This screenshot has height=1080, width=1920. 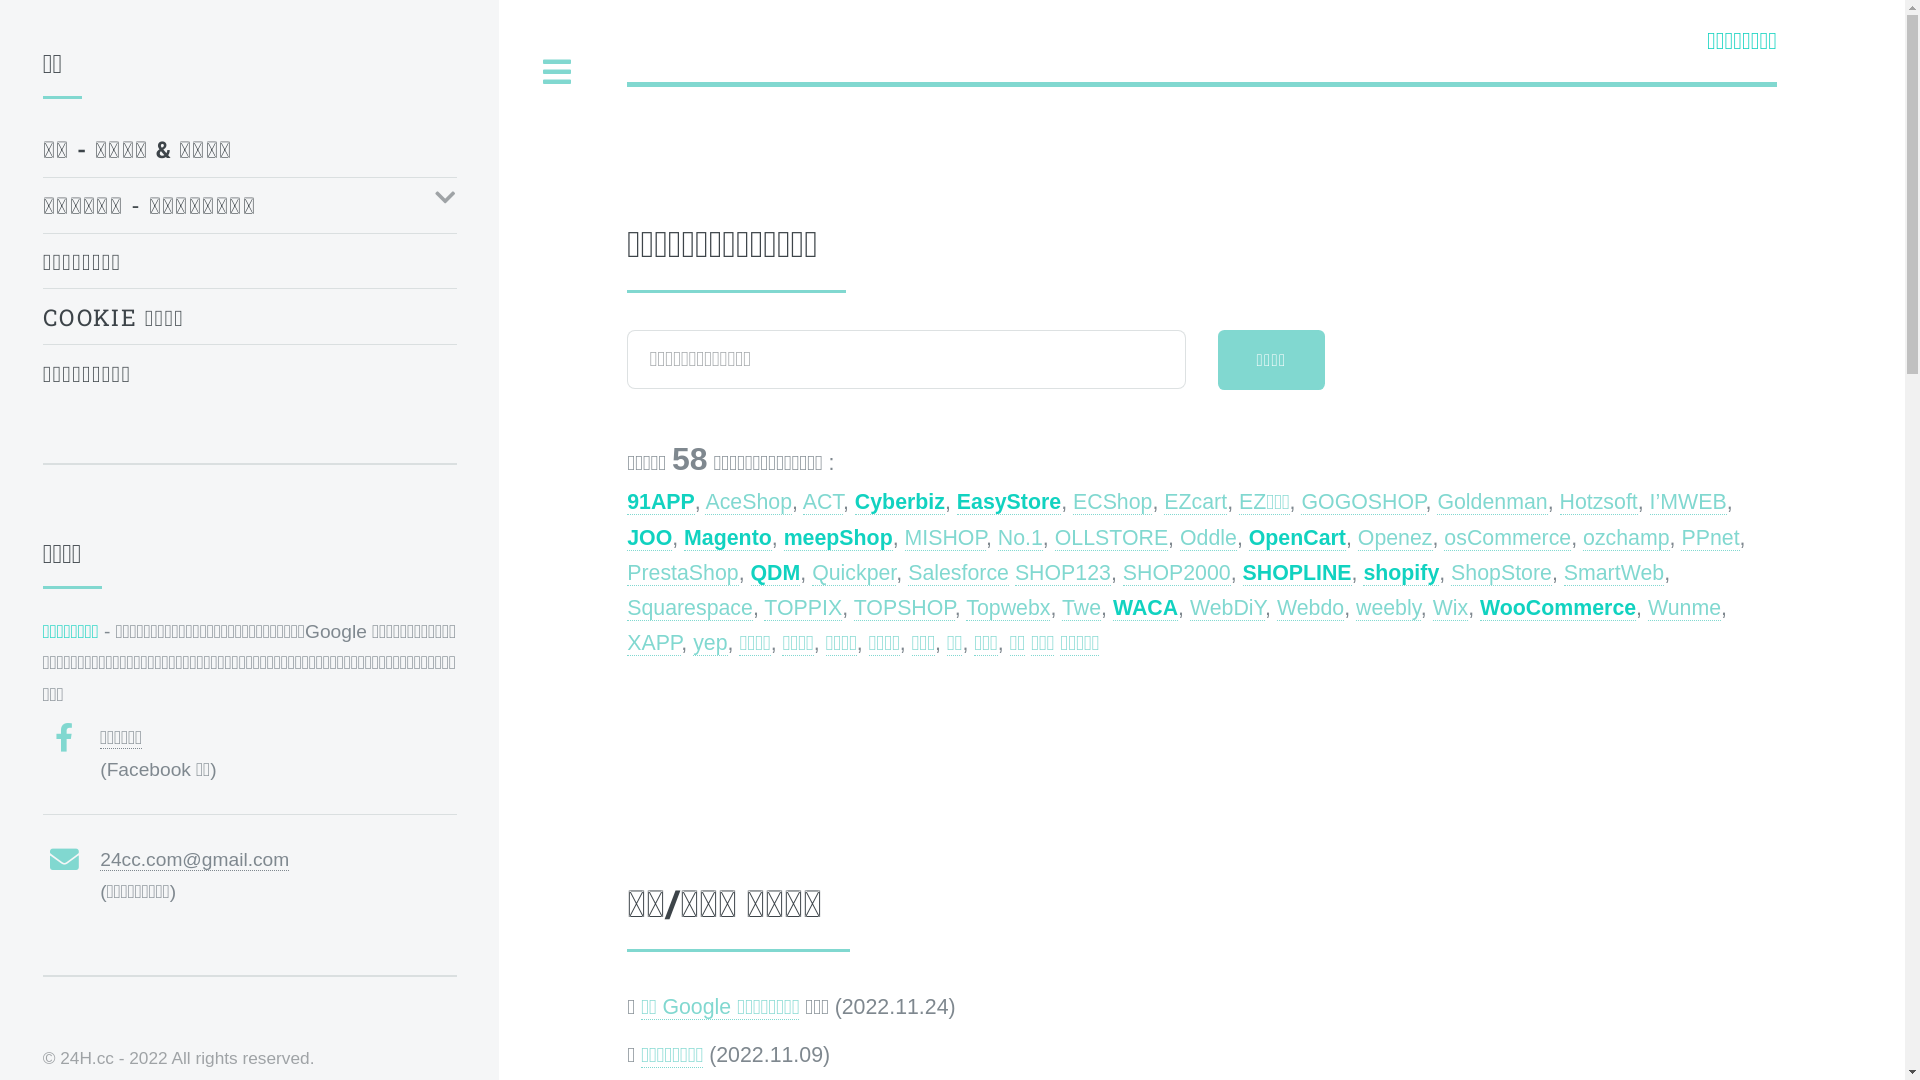 What do you see at coordinates (653, 643) in the screenshot?
I see `'XAPP'` at bounding box center [653, 643].